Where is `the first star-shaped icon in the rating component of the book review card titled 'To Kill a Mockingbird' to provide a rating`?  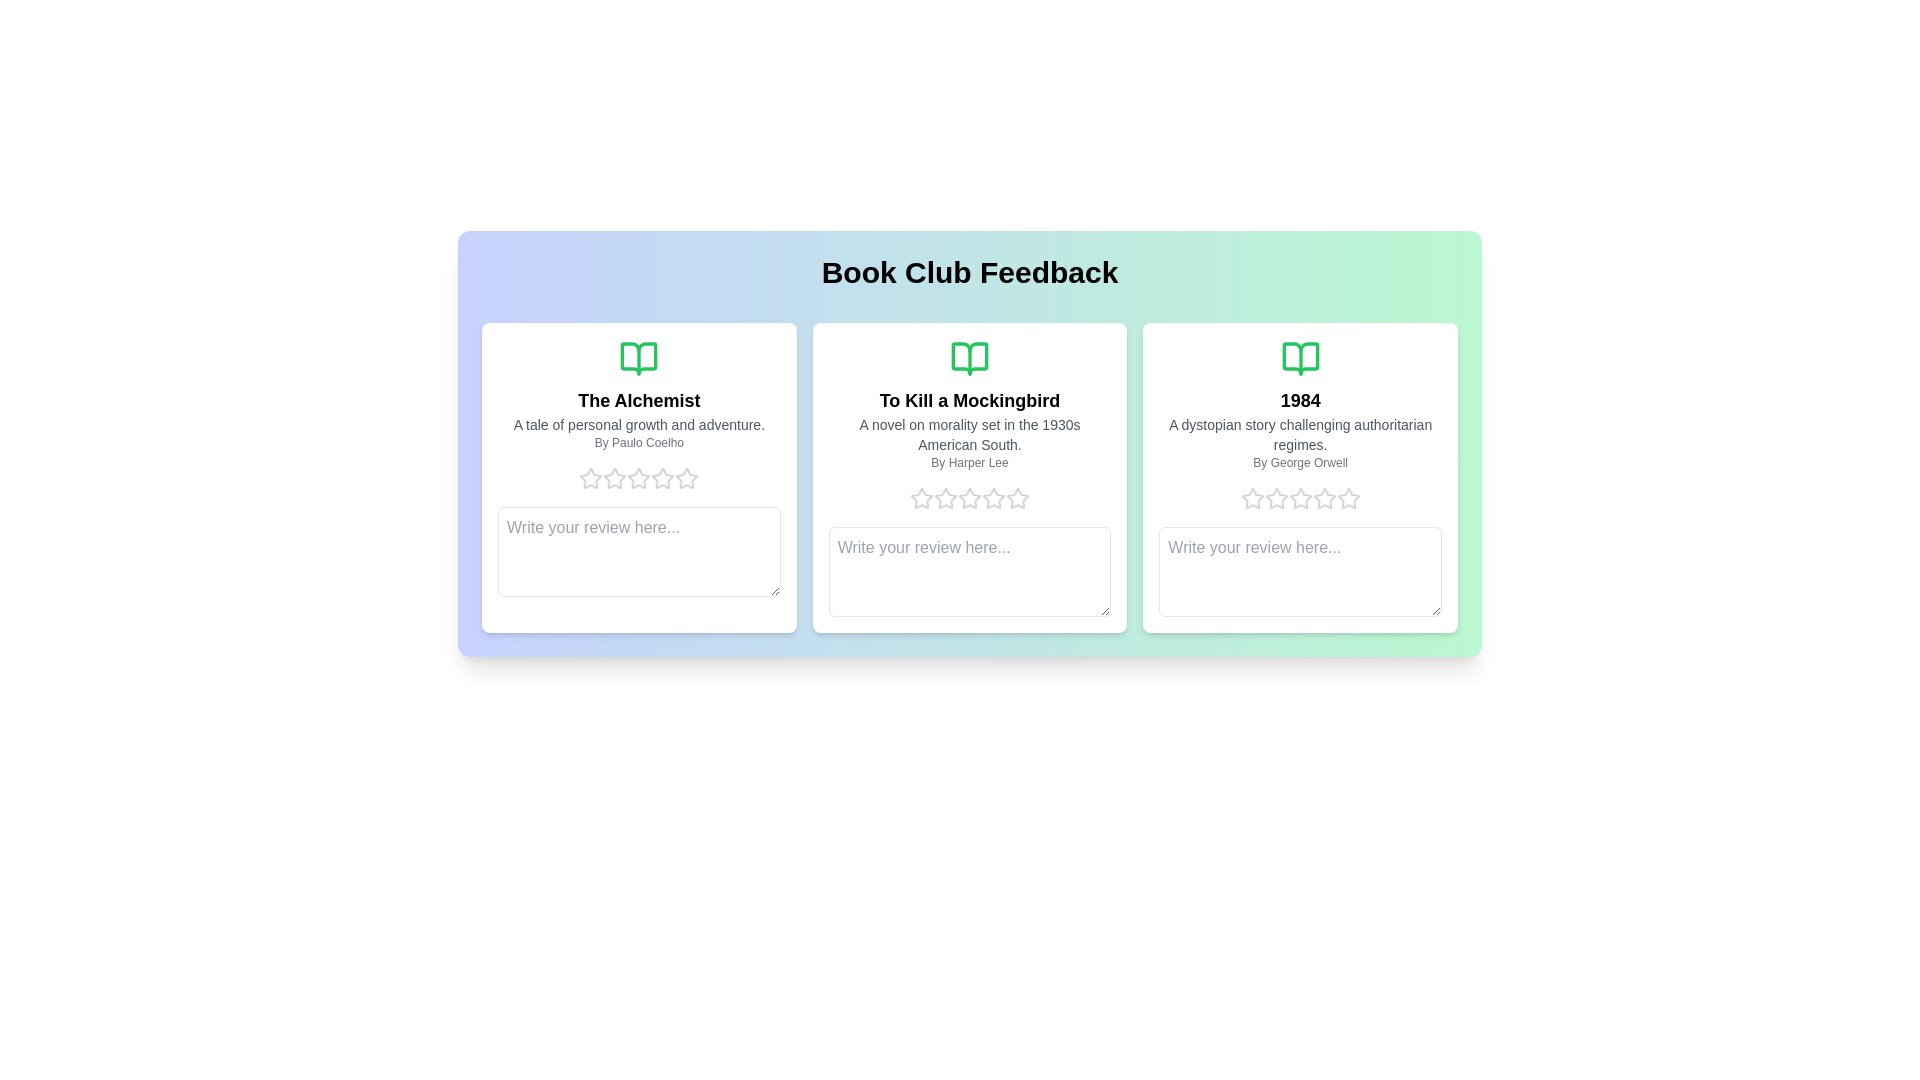 the first star-shaped icon in the rating component of the book review card titled 'To Kill a Mockingbird' to provide a rating is located at coordinates (920, 497).